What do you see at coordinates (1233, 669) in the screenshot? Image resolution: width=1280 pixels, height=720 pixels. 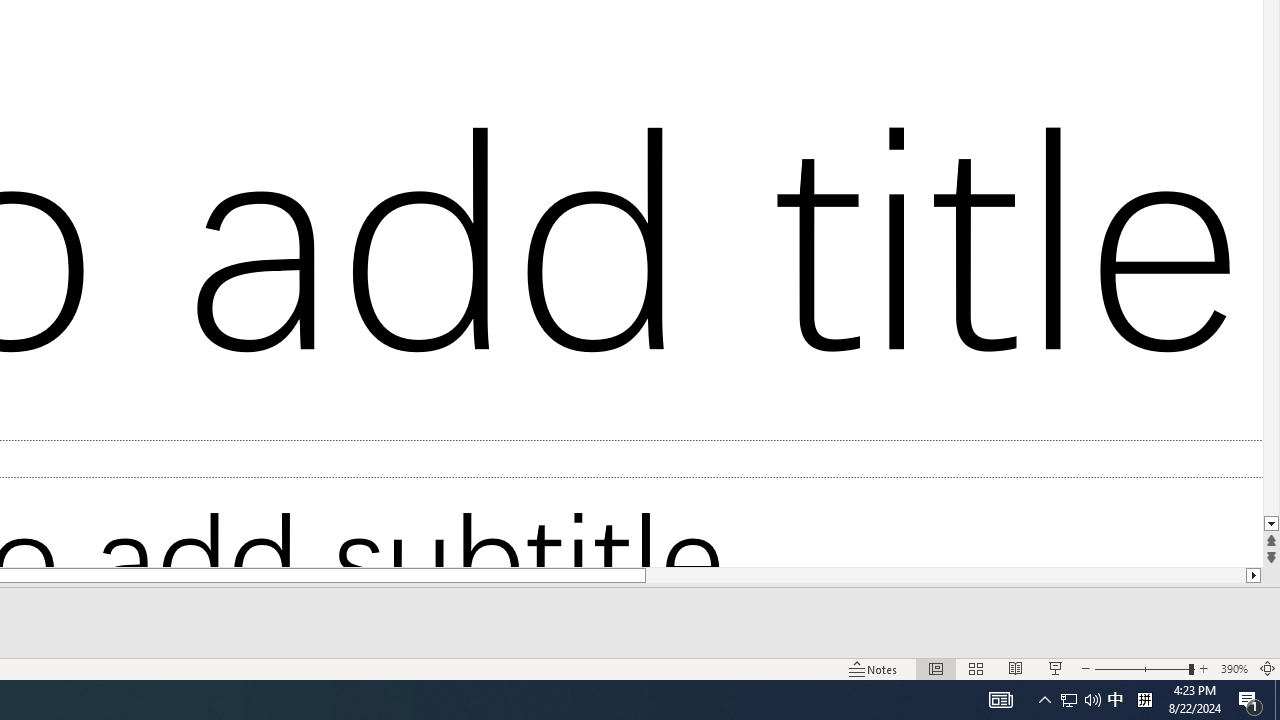 I see `'Zoom 390%'` at bounding box center [1233, 669].